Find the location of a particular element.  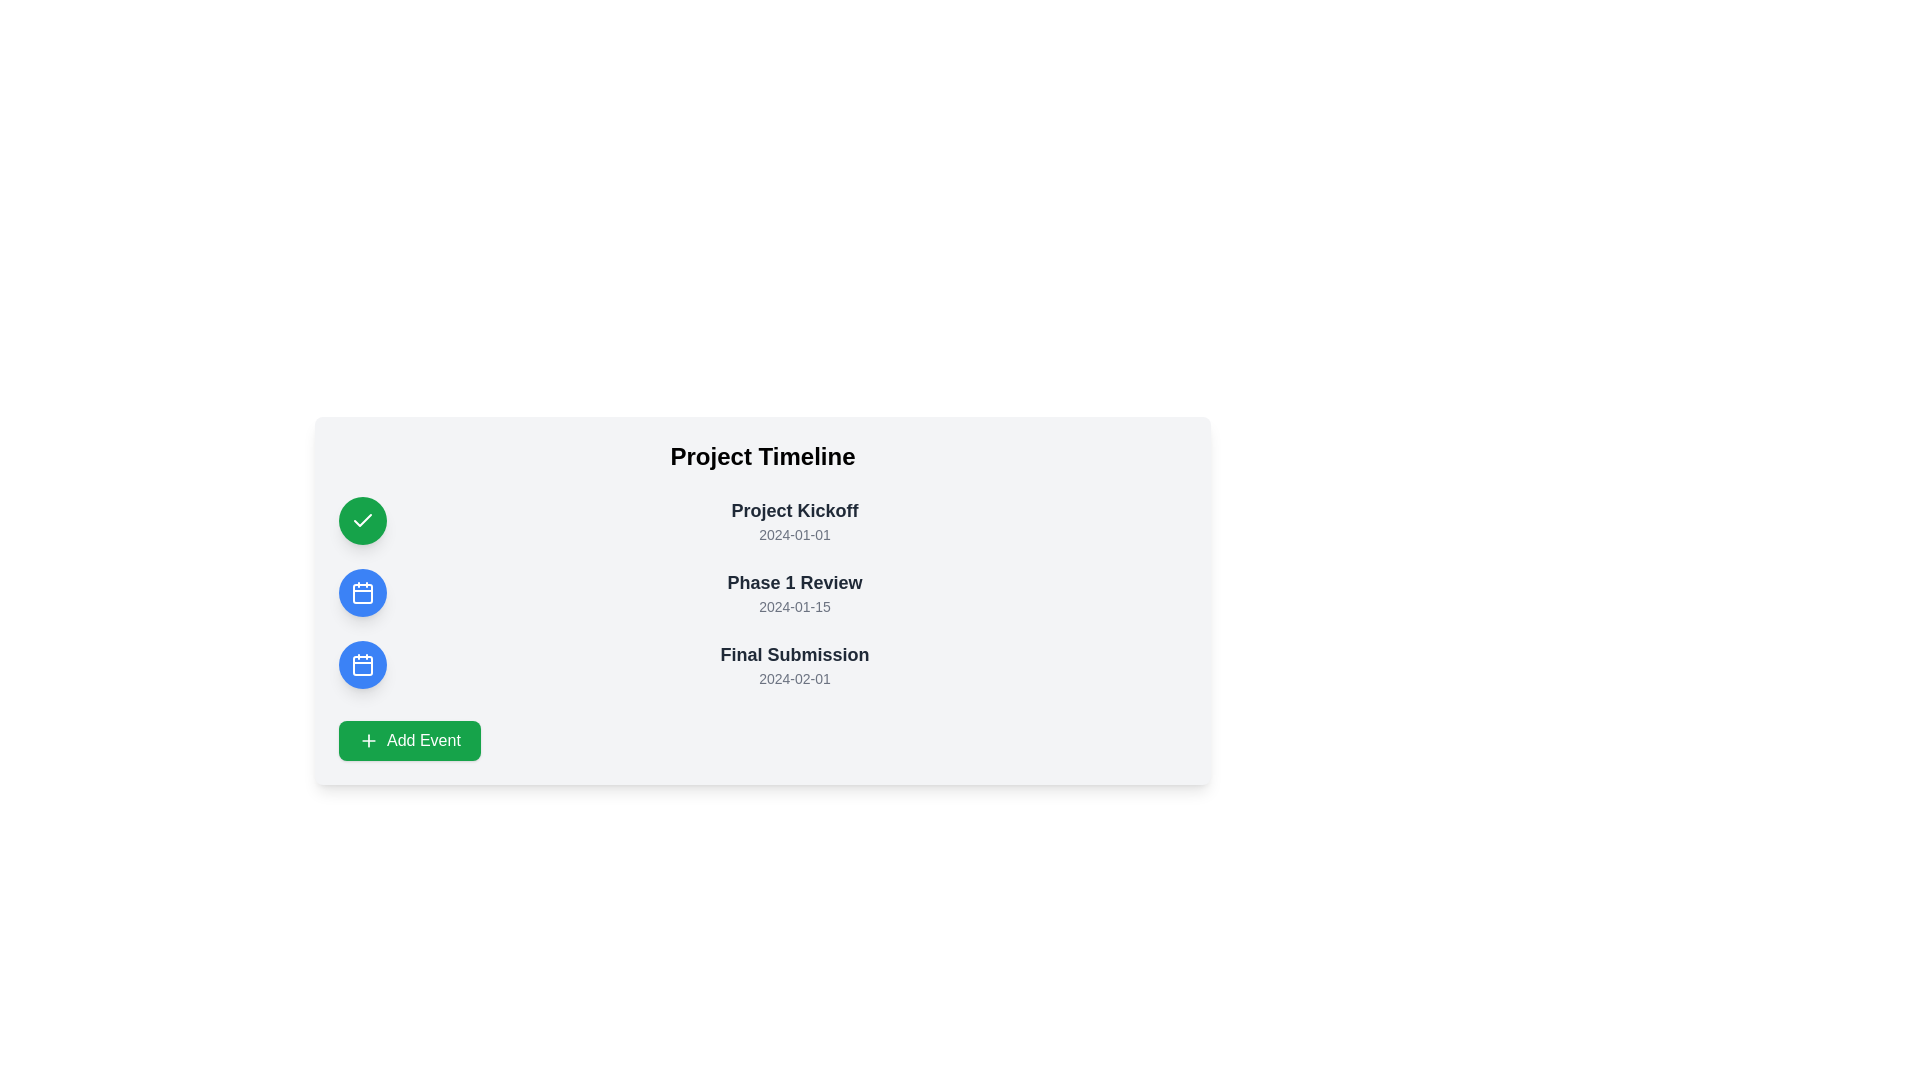

the 'Final Submission' text block element, which is the third event in the timeline, displaying the date '2024-02-01' below it is located at coordinates (794, 664).